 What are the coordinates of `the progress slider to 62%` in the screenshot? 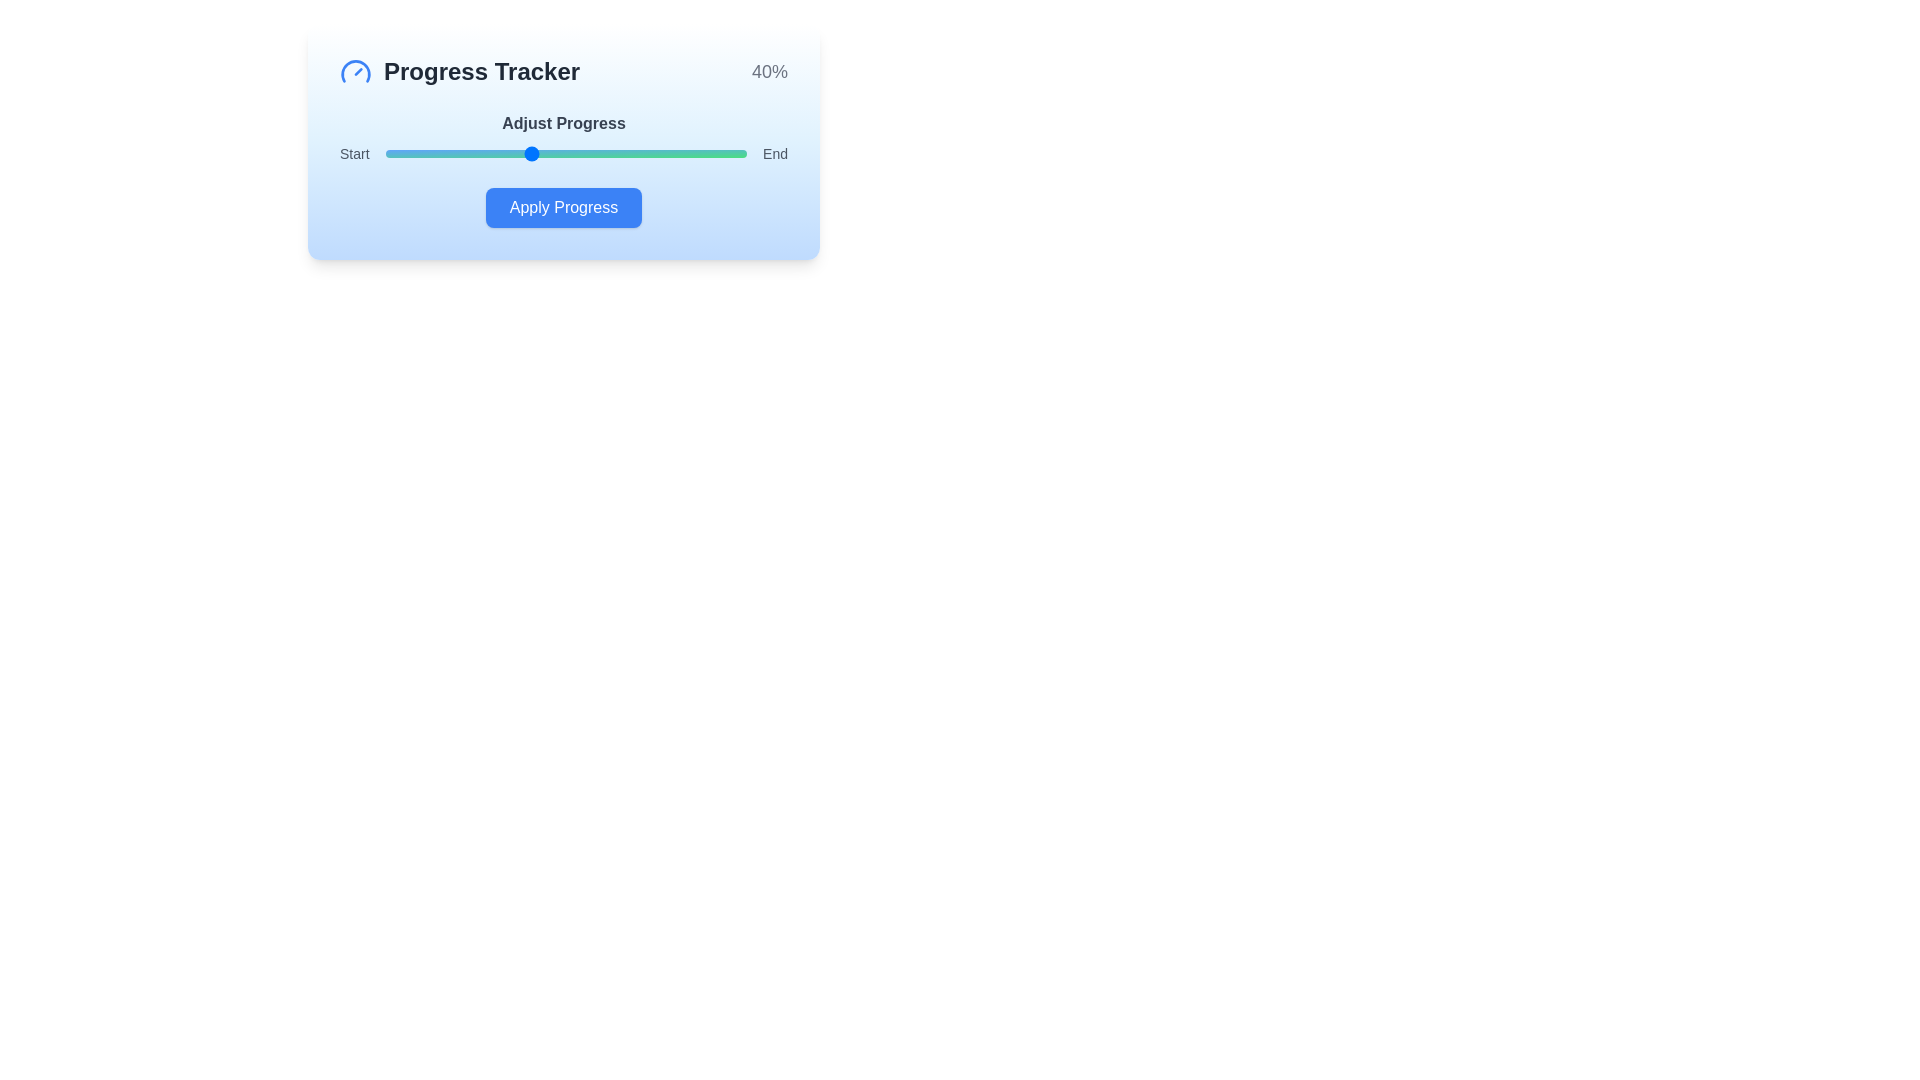 It's located at (608, 153).